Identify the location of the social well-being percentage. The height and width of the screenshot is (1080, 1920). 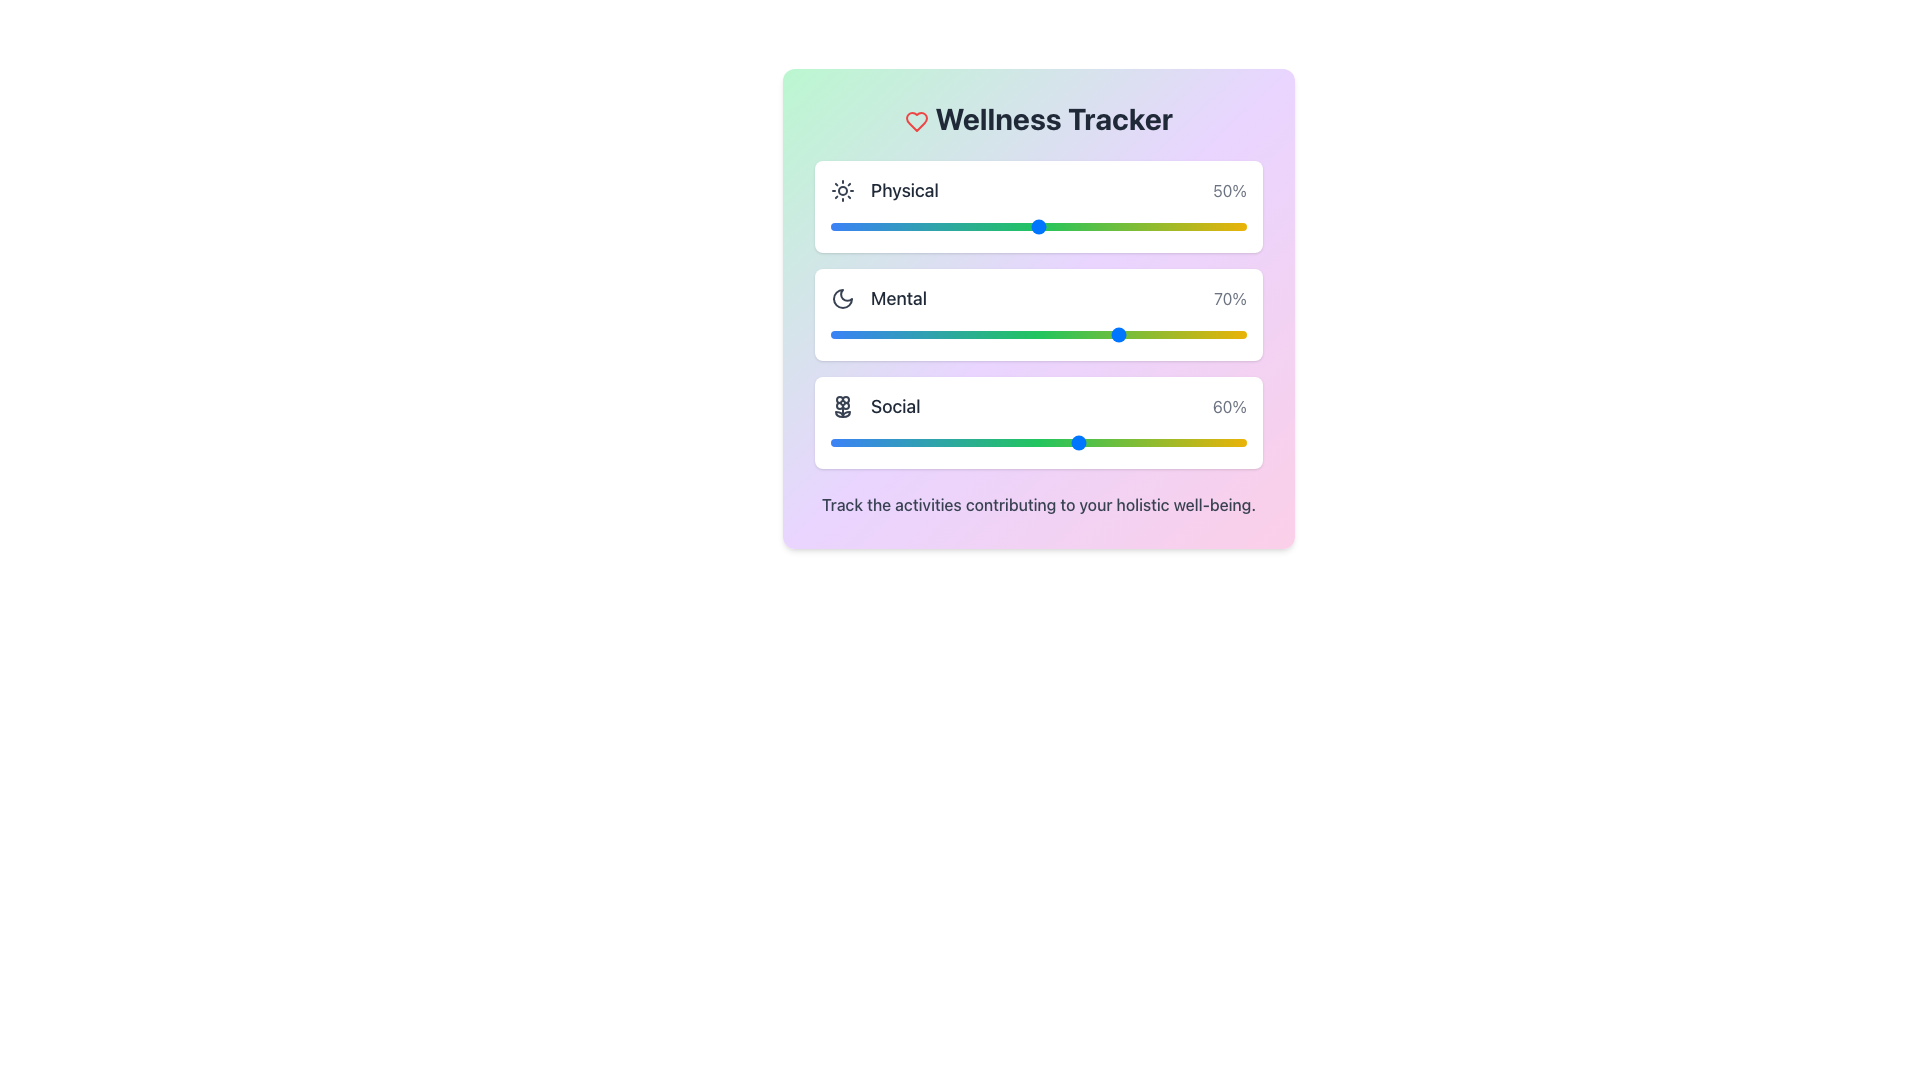
(954, 442).